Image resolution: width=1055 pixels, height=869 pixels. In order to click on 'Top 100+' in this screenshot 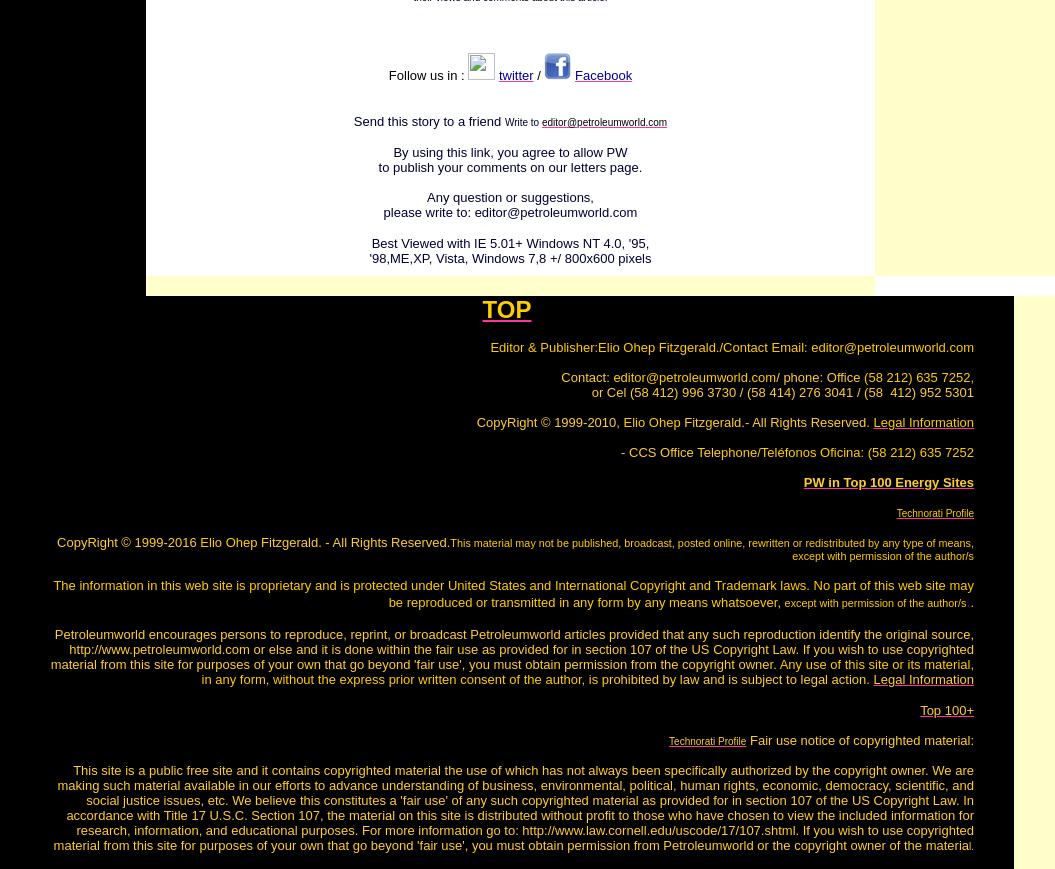, I will do `click(918, 710)`.